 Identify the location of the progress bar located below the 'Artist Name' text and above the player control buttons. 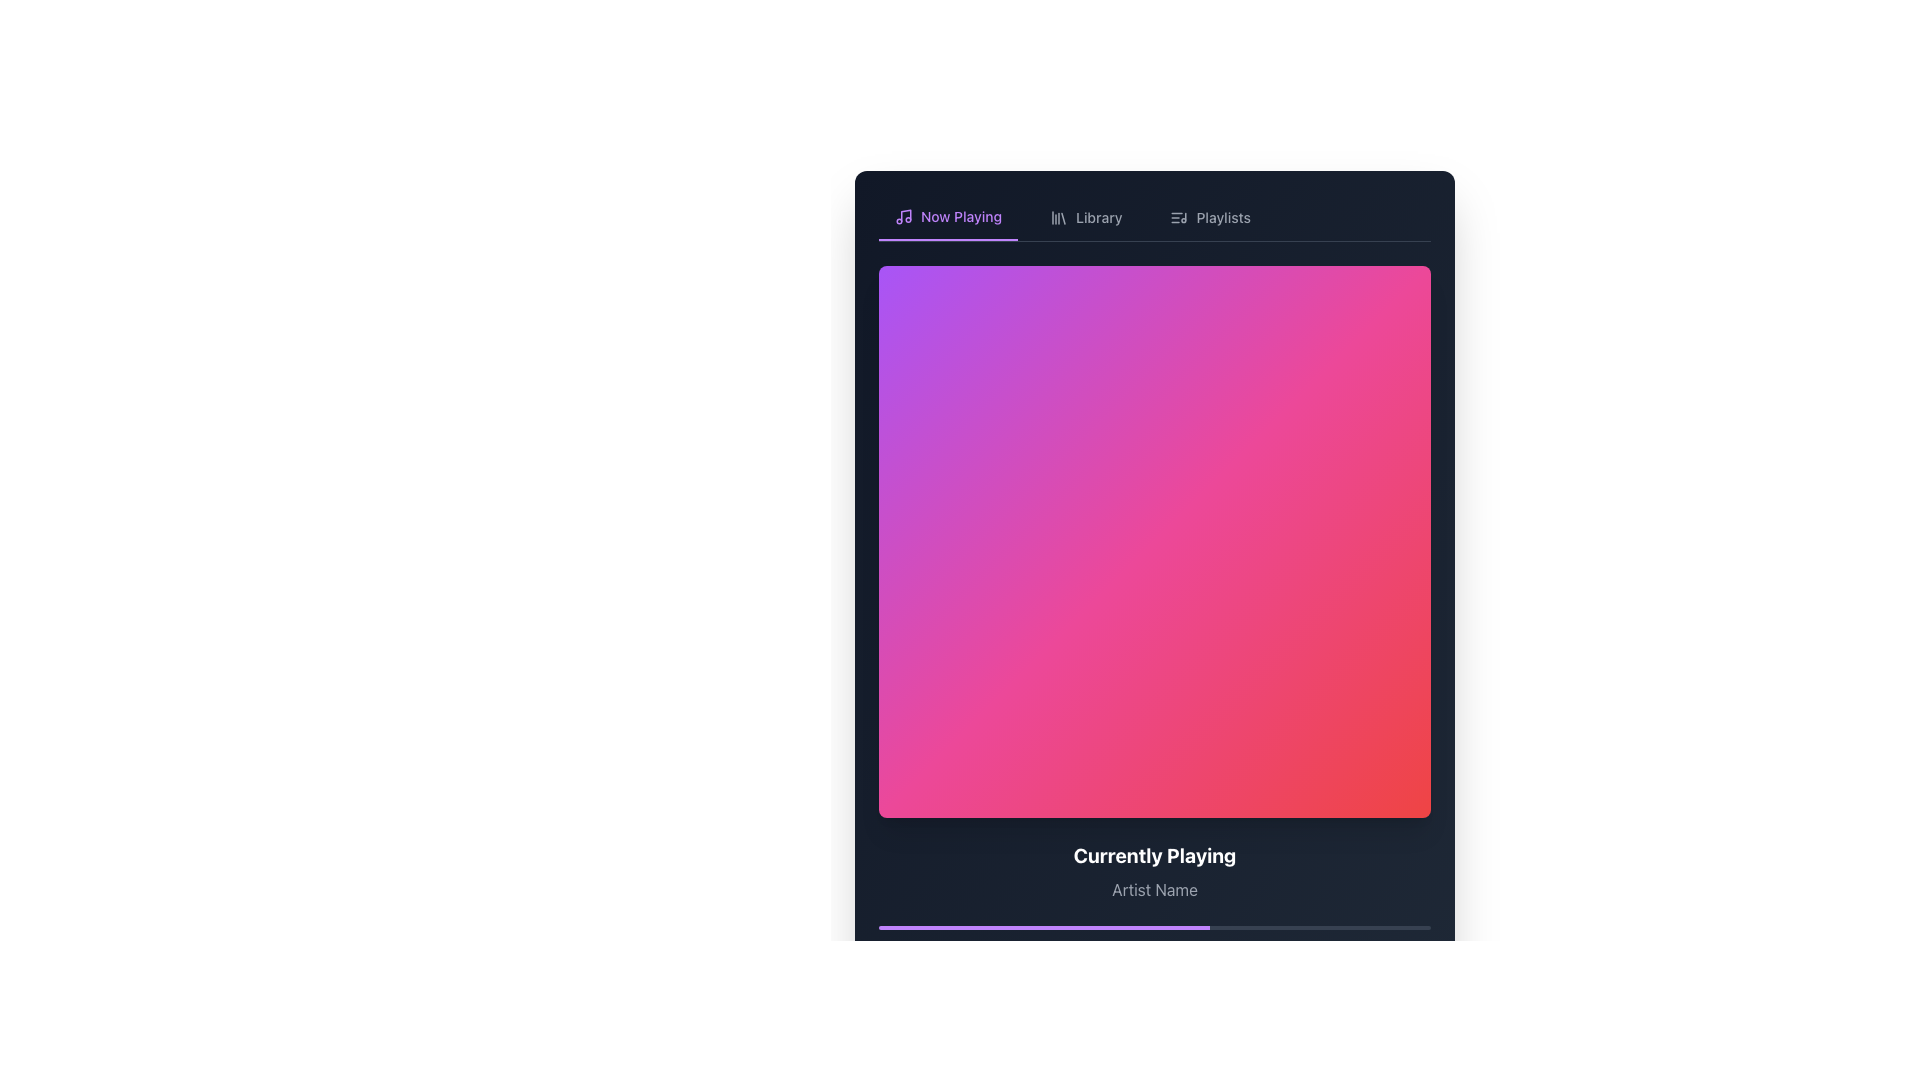
(1155, 941).